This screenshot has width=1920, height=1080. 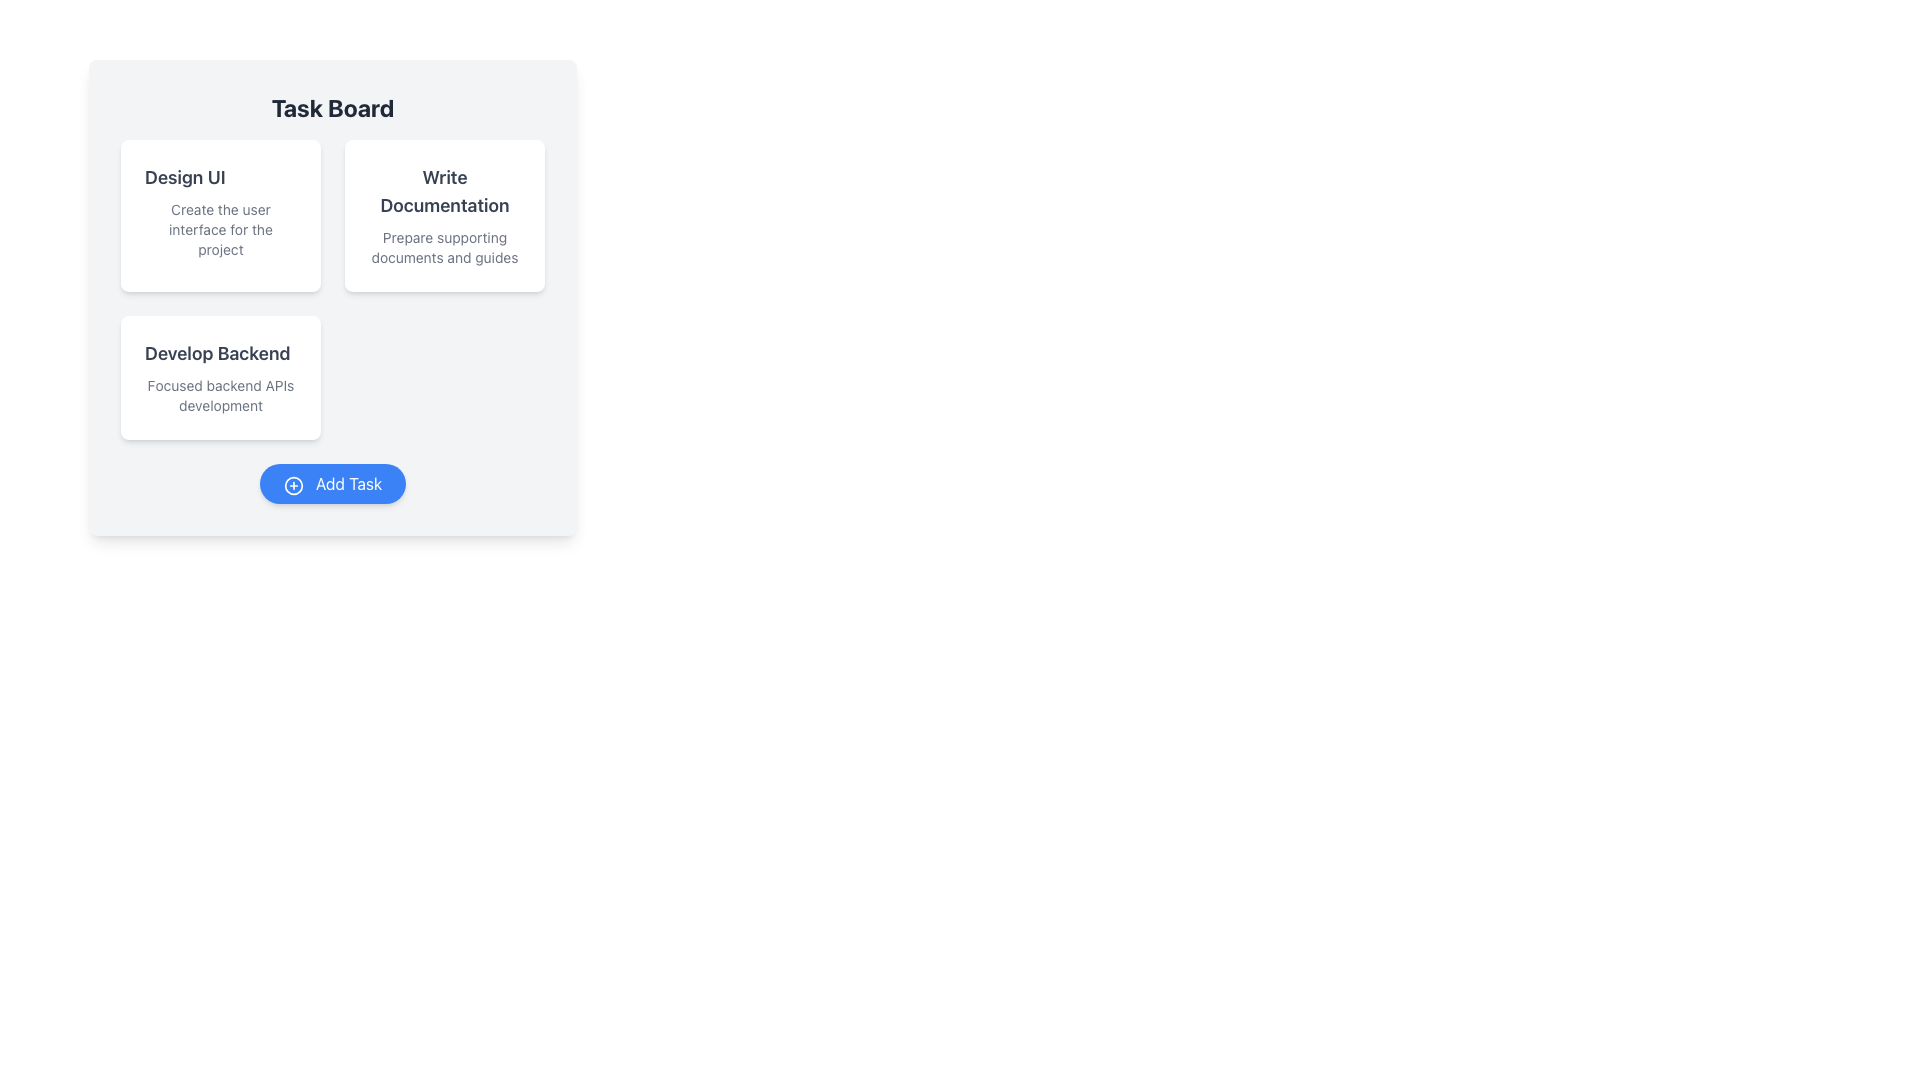 I want to click on description of the text element saying 'Focused backend APIs development', which is styled in gray and located below the title 'Develop Backend' within a rectangular card, so click(x=220, y=396).